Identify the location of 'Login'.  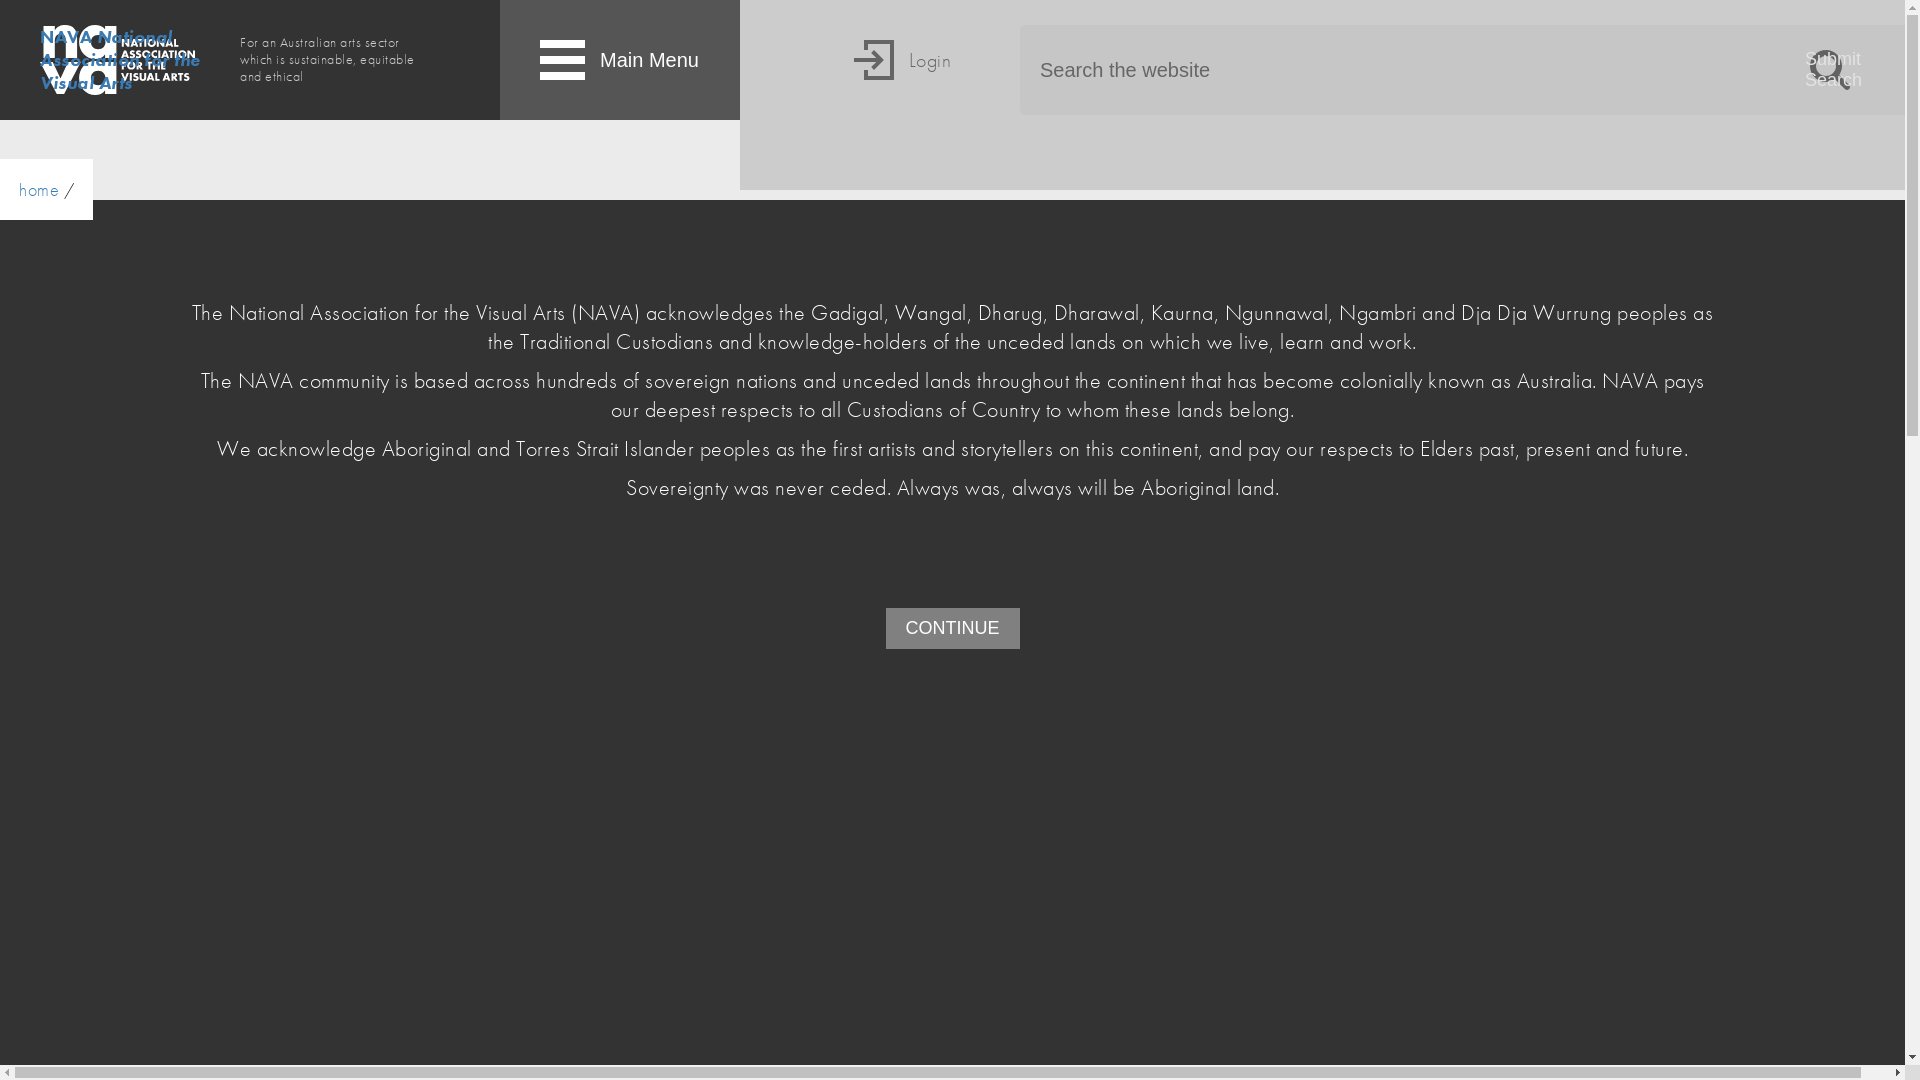
(899, 95).